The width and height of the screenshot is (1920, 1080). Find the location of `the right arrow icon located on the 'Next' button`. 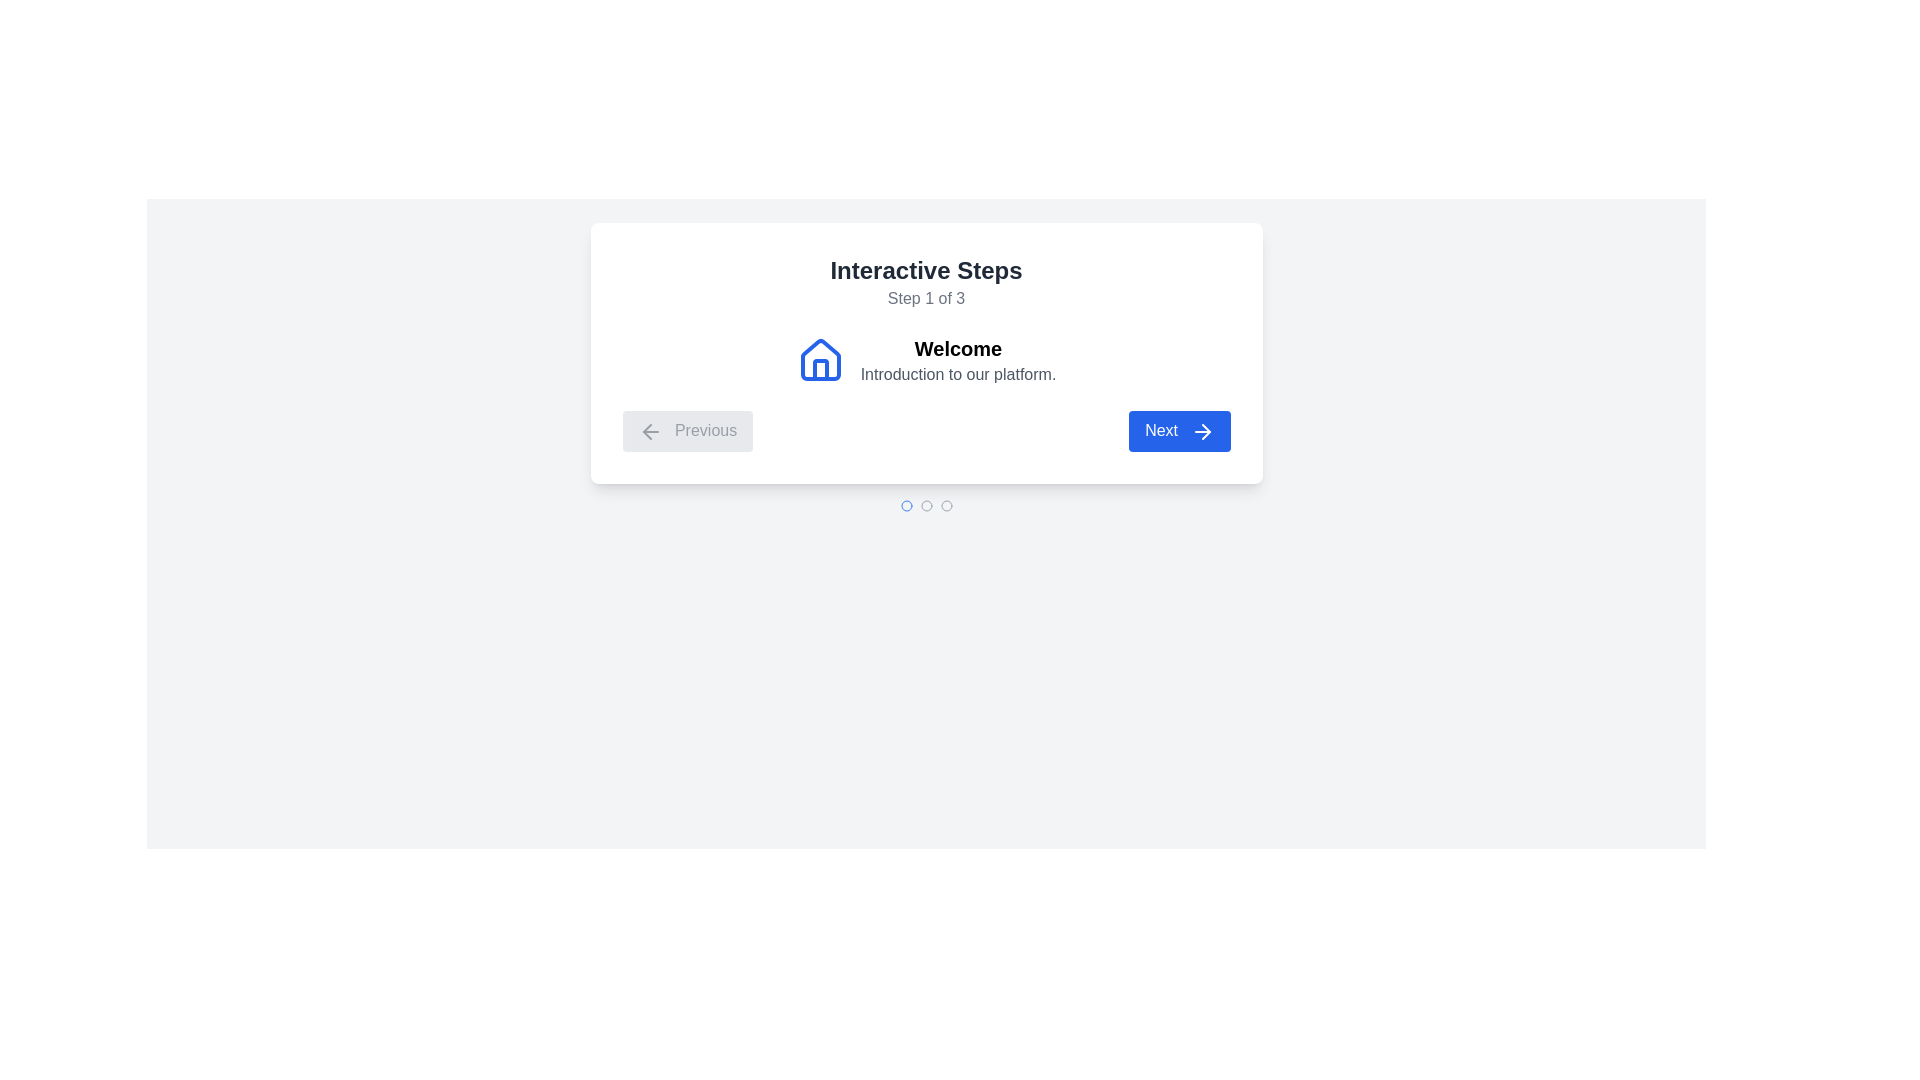

the right arrow icon located on the 'Next' button is located at coordinates (1201, 430).